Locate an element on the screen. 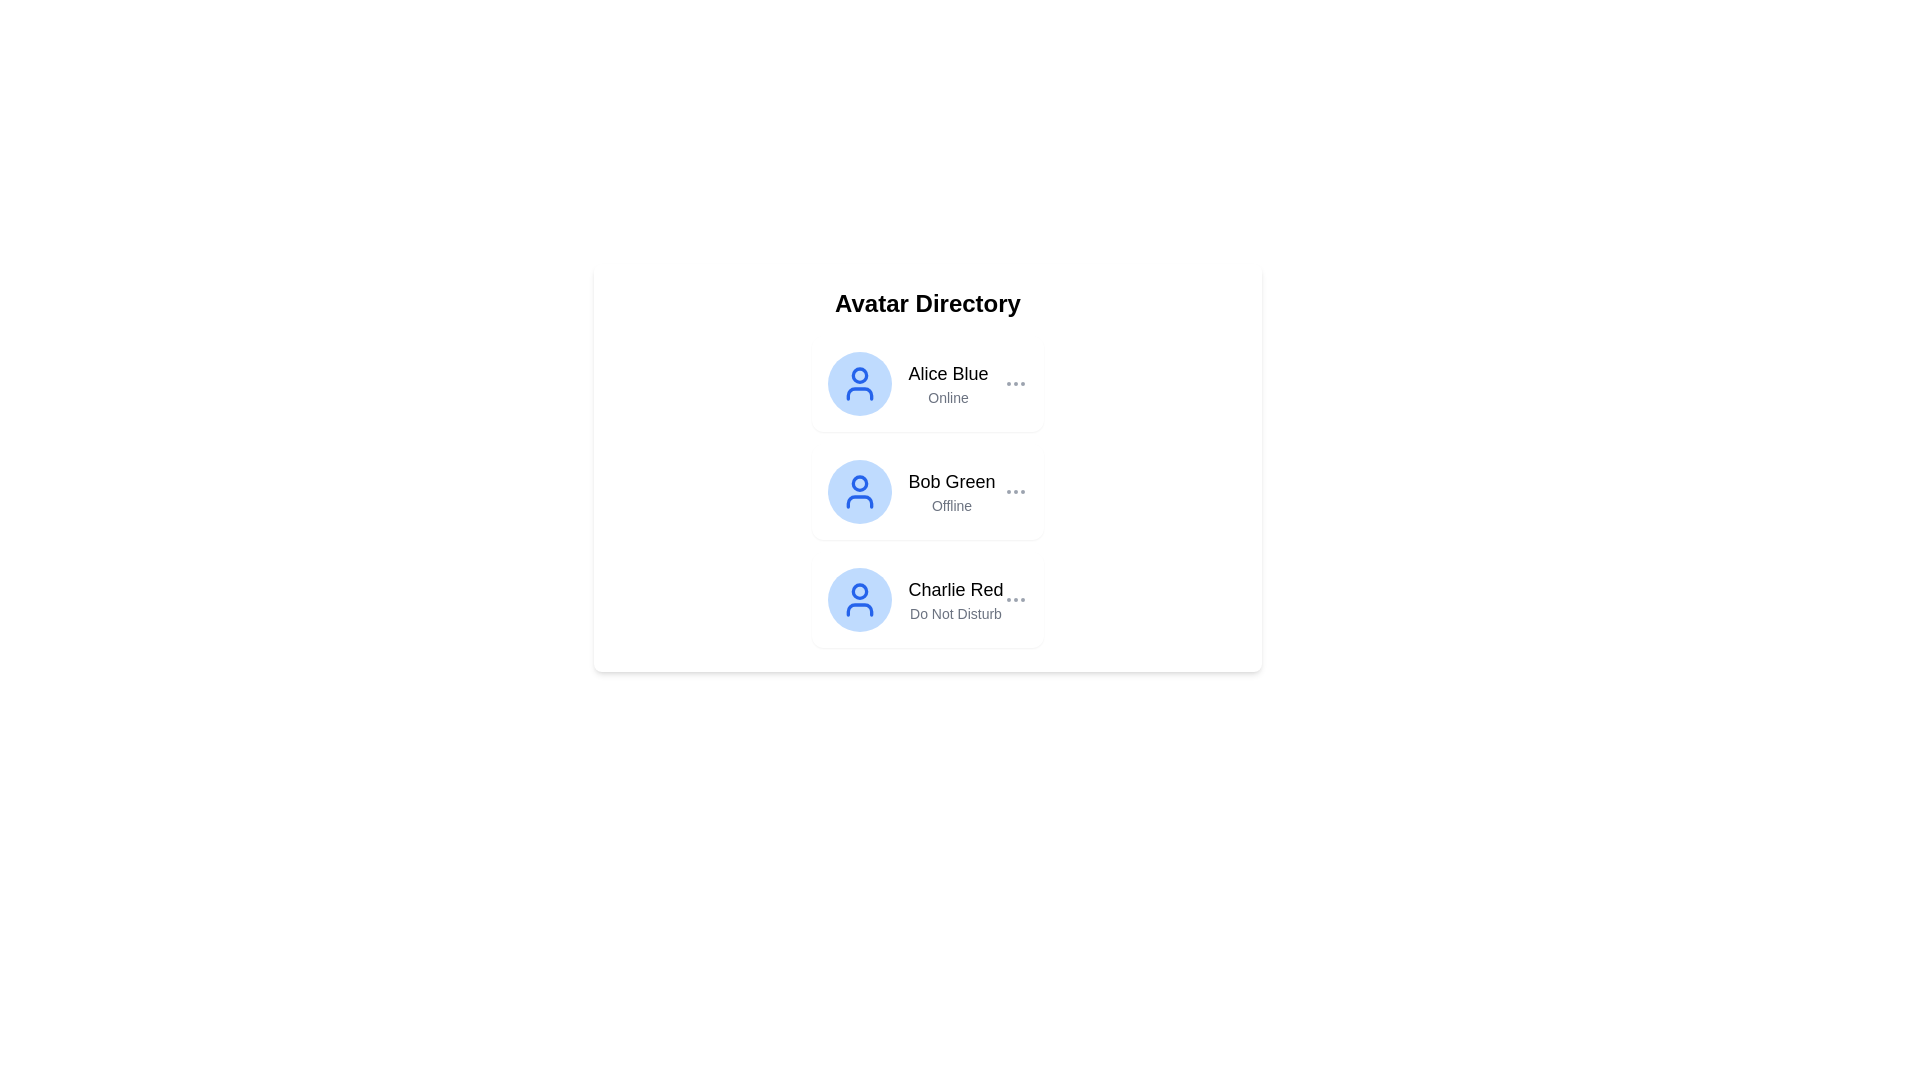 The height and width of the screenshot is (1080, 1920). the text display showing 'Charlie Red' with status 'Do Not Disturb' is located at coordinates (954, 599).